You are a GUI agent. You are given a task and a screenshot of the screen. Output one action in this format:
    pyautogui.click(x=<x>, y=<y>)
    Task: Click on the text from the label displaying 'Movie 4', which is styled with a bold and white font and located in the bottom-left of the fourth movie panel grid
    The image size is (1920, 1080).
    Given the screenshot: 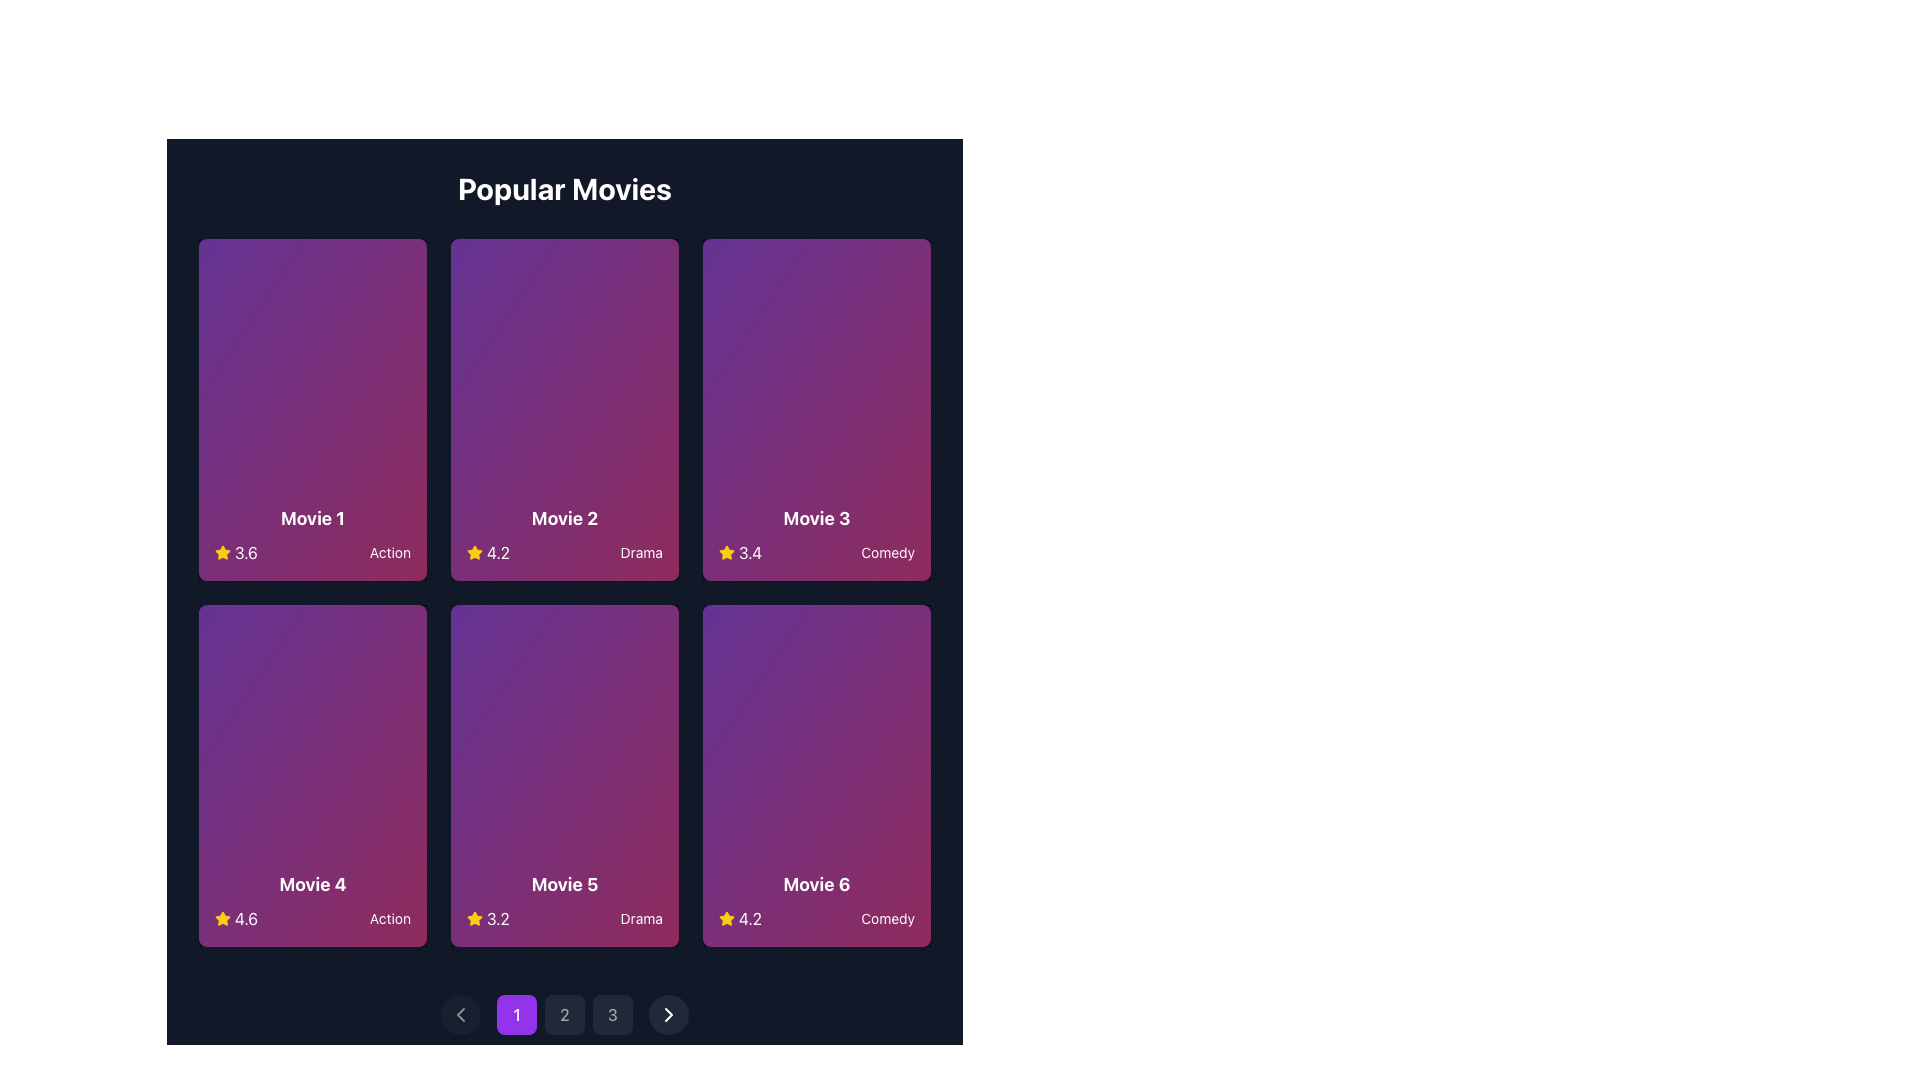 What is the action you would take?
    pyautogui.click(x=311, y=883)
    